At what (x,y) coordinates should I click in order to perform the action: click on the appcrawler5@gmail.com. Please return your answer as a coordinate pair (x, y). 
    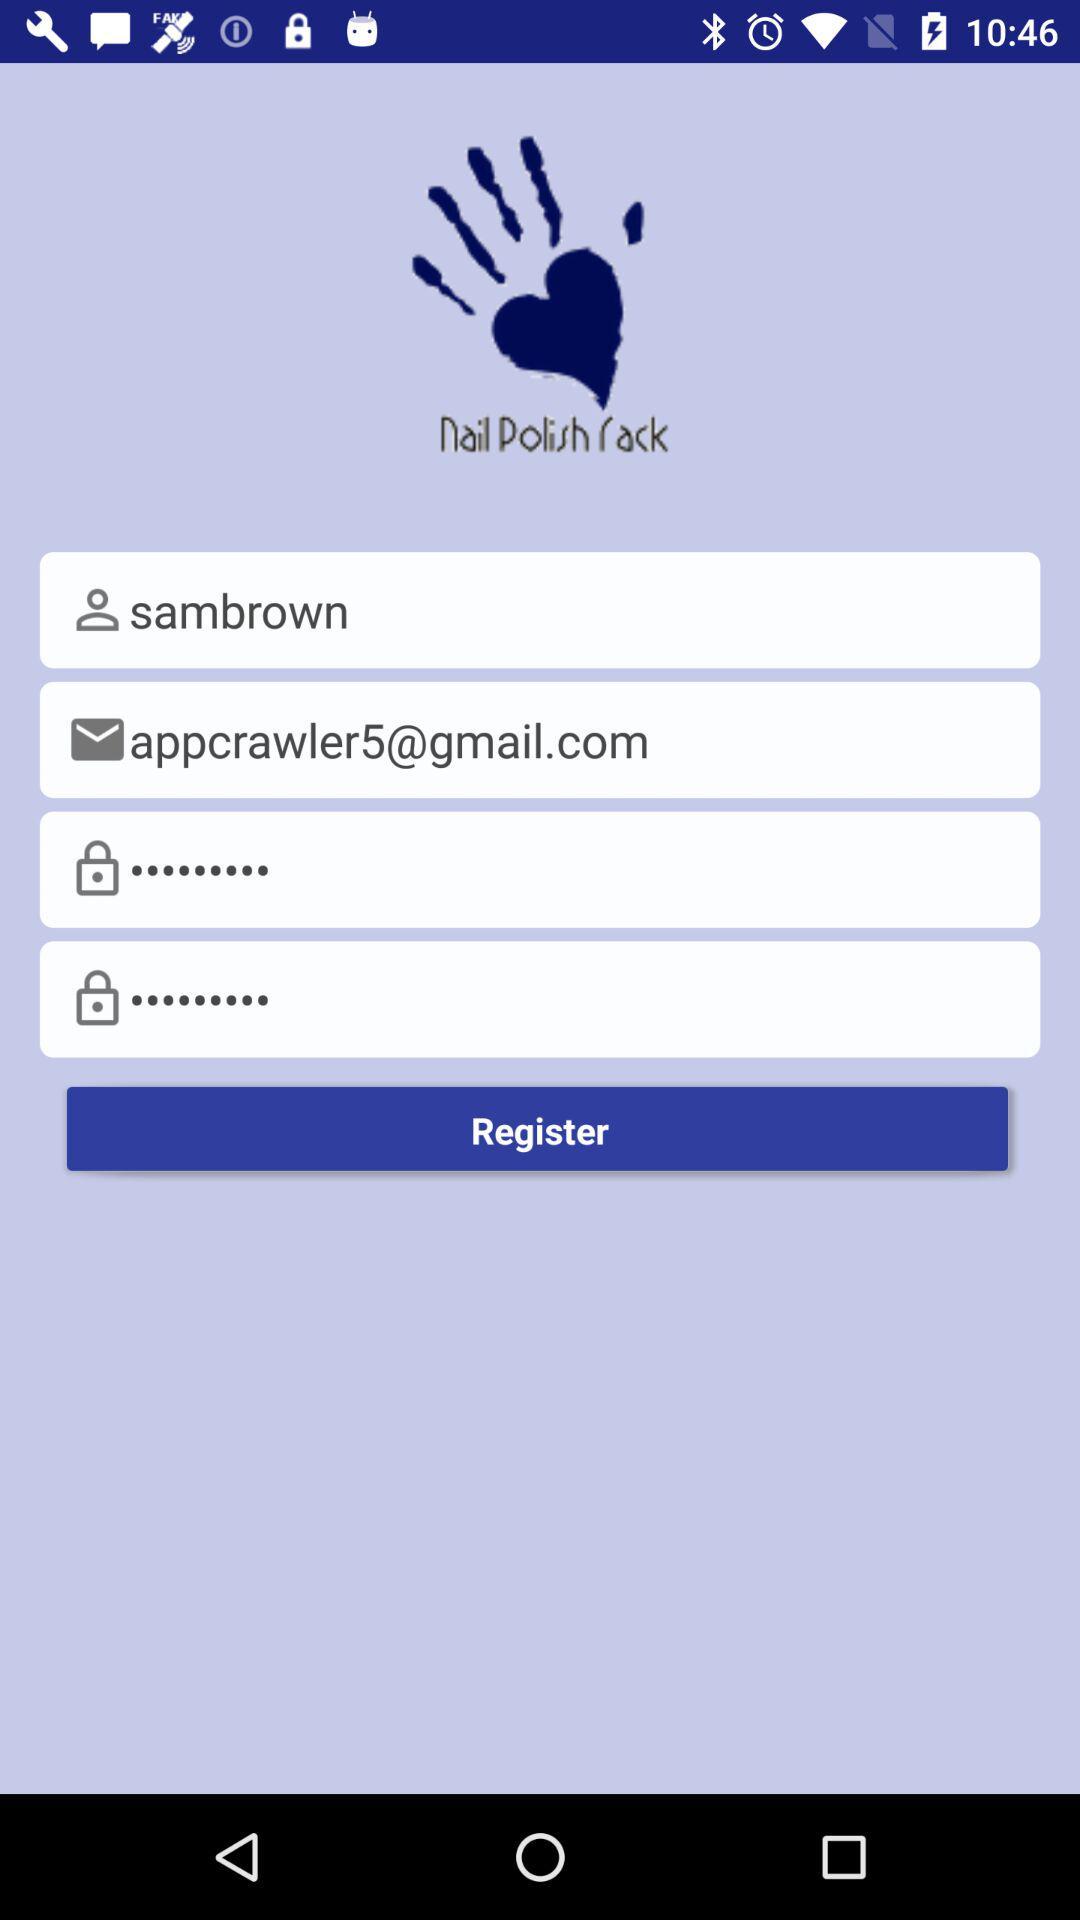
    Looking at the image, I should click on (540, 738).